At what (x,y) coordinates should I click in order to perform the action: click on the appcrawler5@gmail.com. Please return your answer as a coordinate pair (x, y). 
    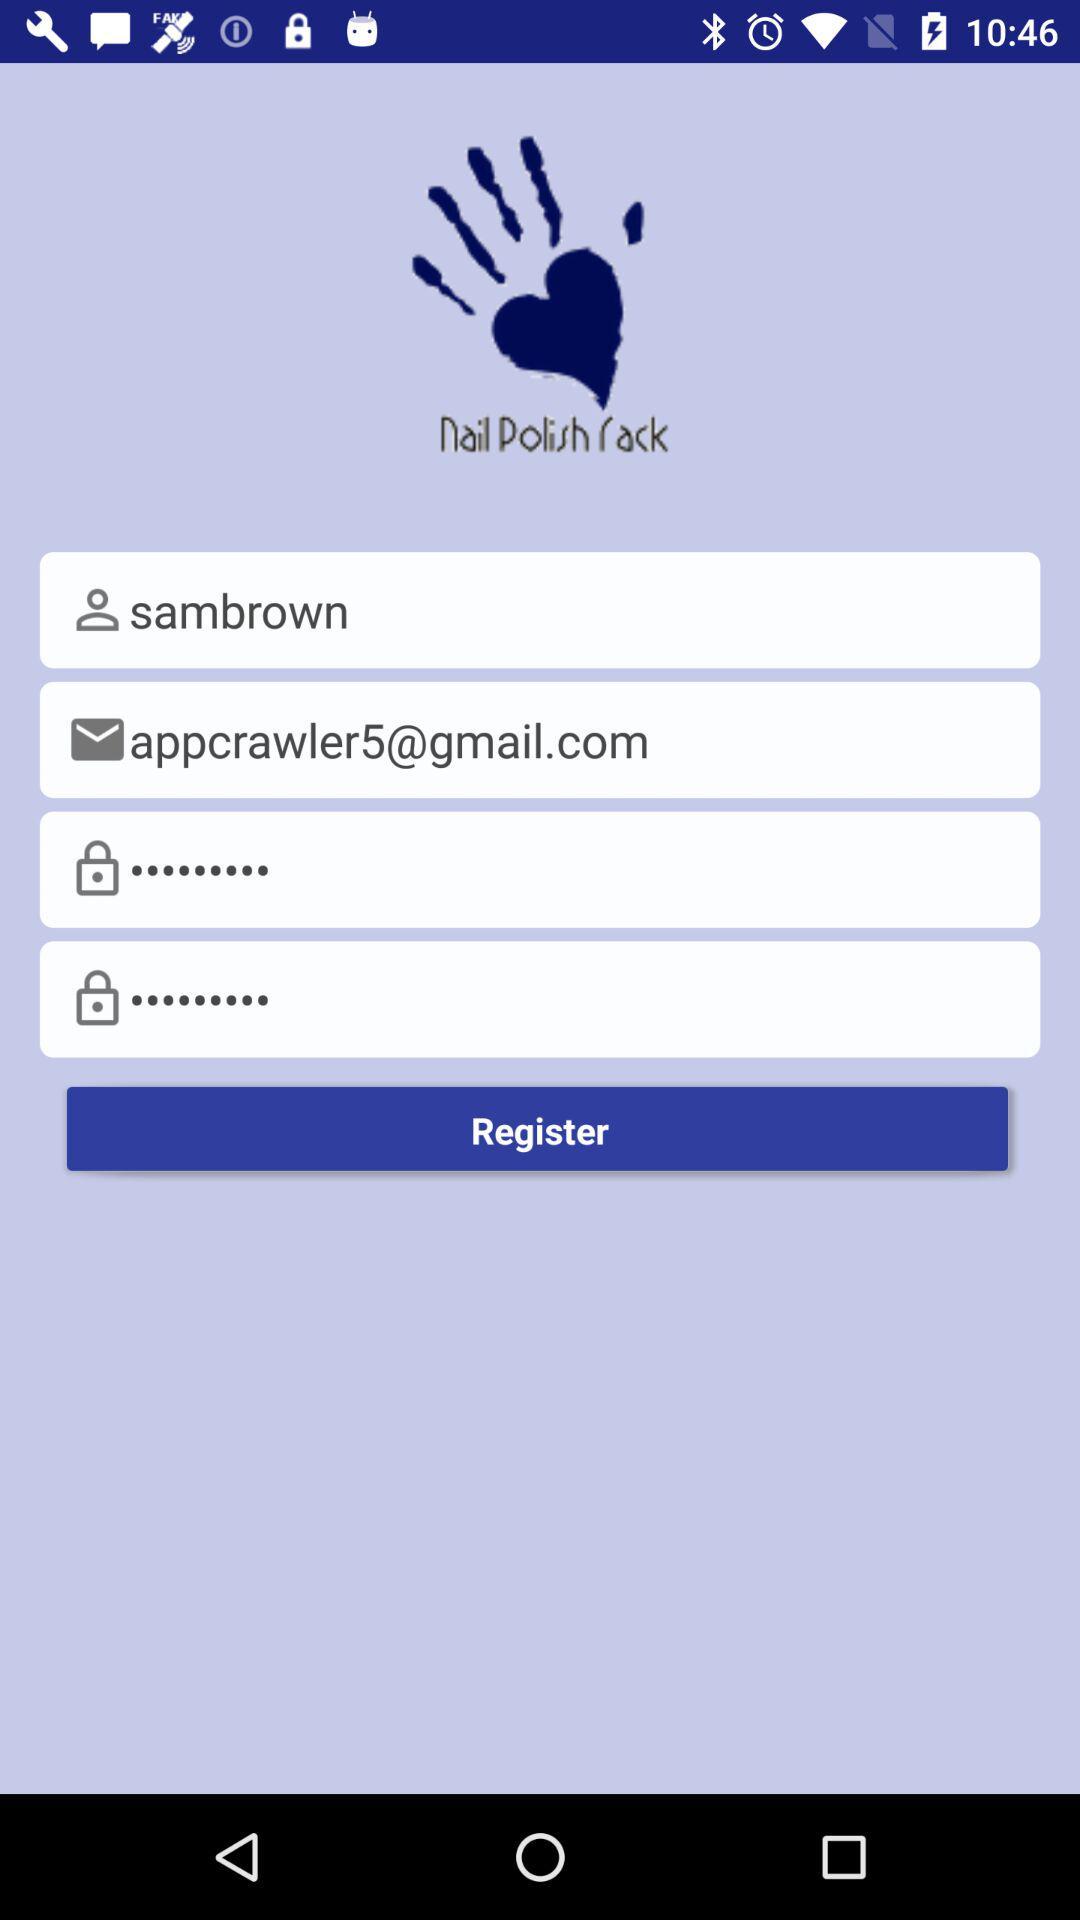
    Looking at the image, I should click on (540, 738).